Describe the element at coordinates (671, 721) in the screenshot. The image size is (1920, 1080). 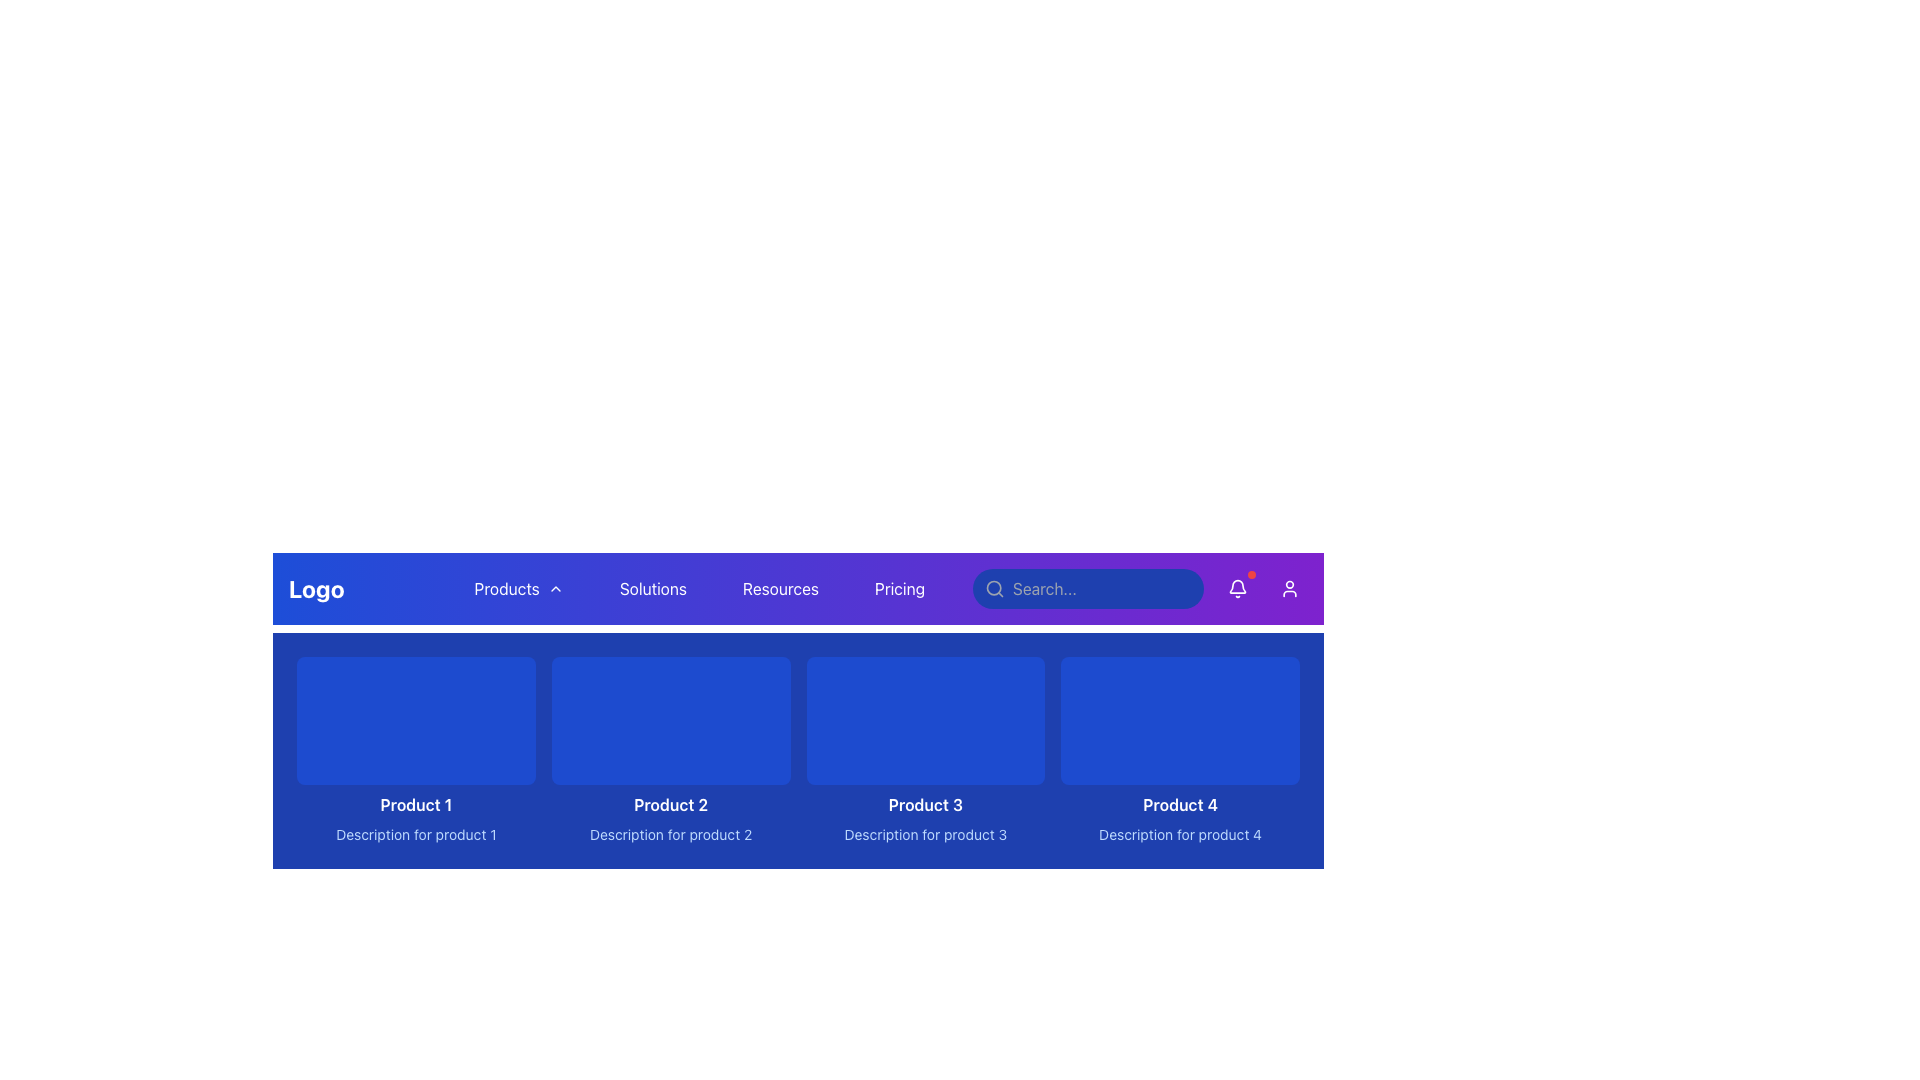
I see `the decorative loading placeholder for product image in the grid layout, specifically the second item under 'Product 2'` at that location.